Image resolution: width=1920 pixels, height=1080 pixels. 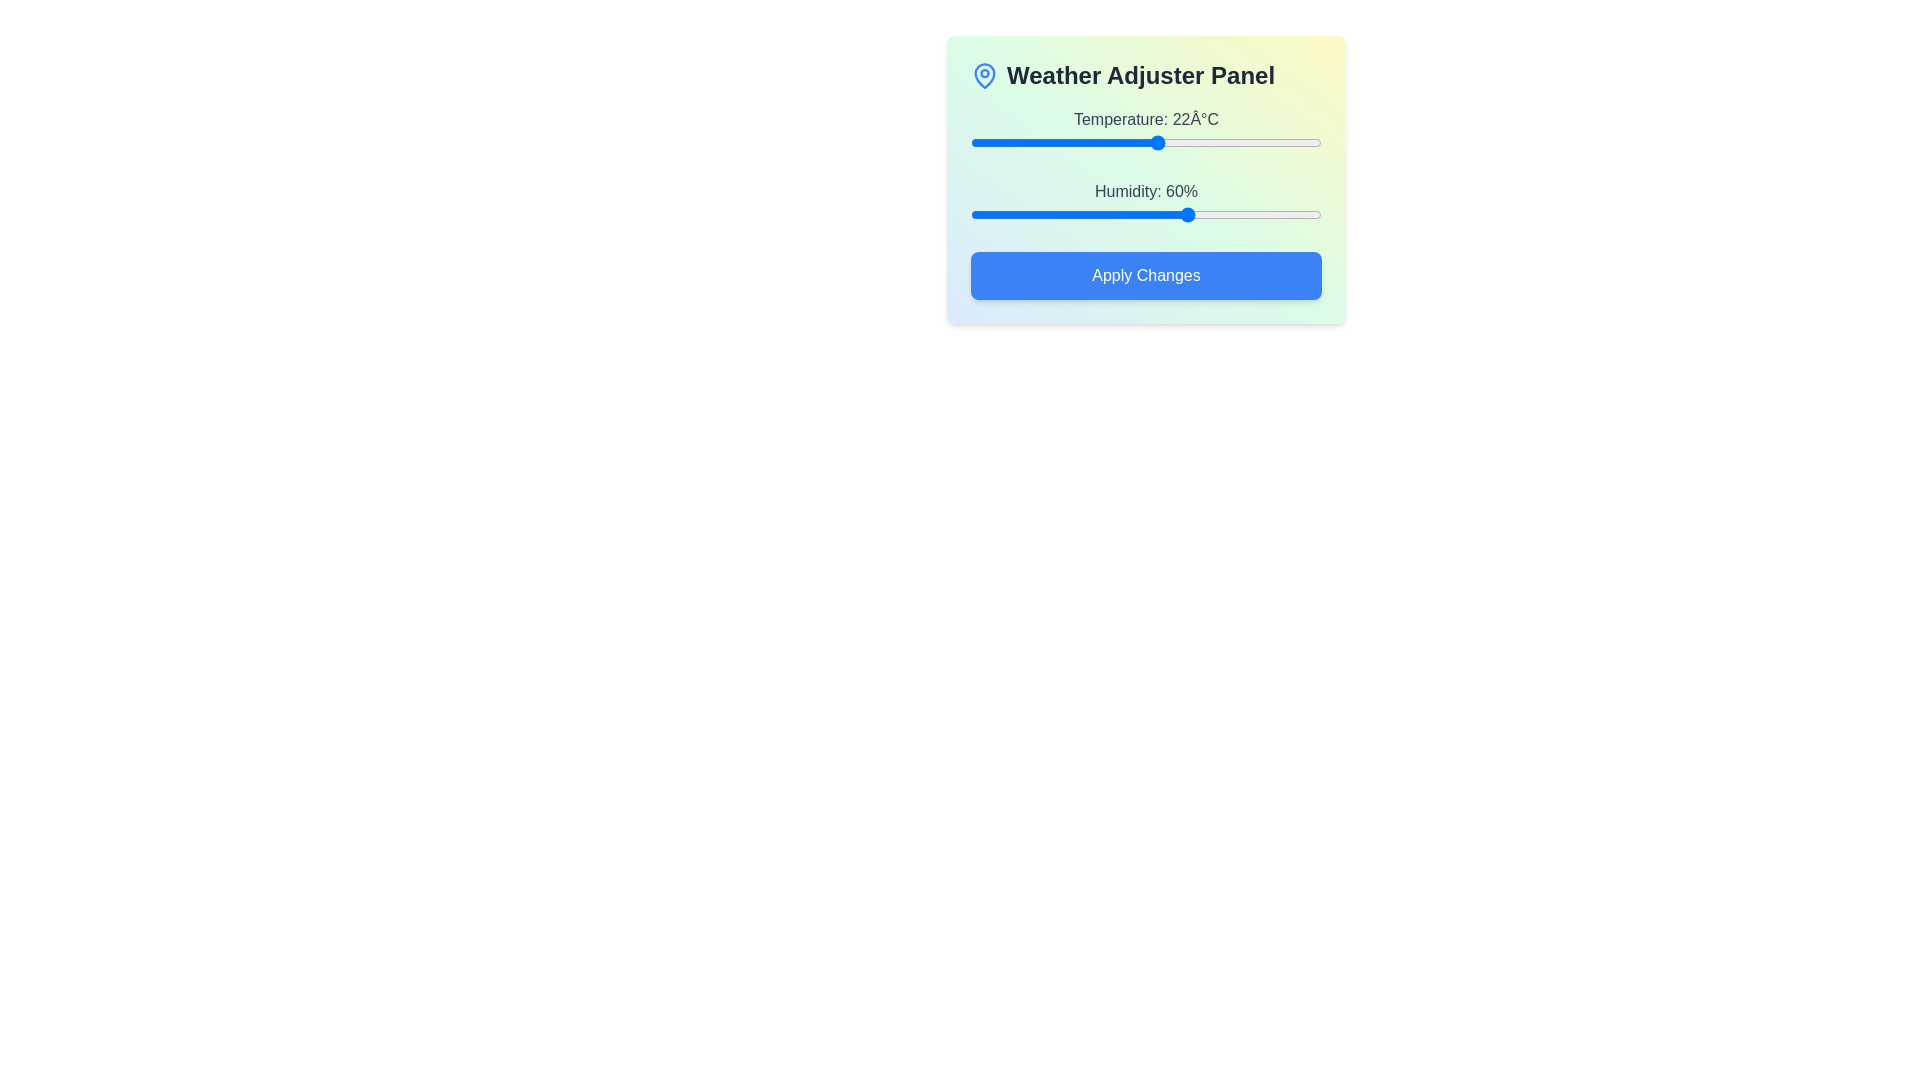 I want to click on the humidity slider to 40%, so click(x=1101, y=215).